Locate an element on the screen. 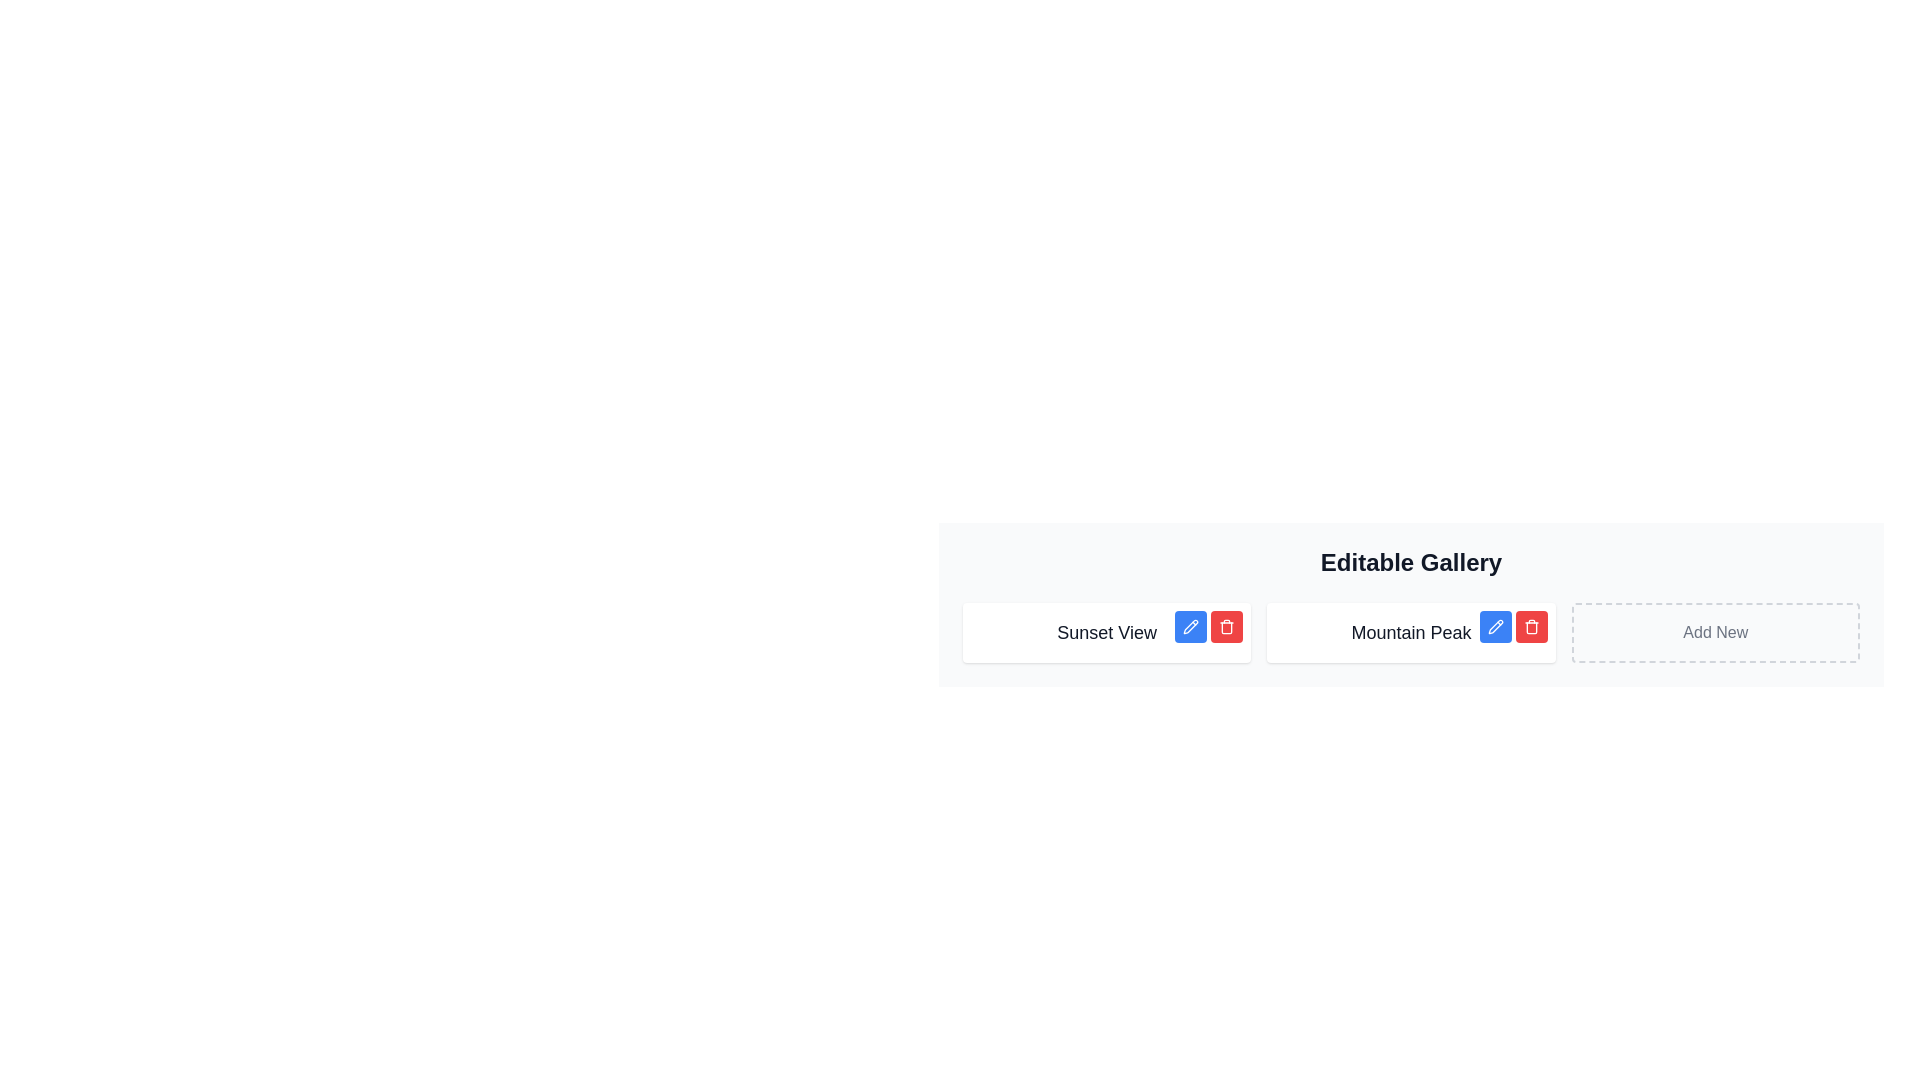  the trash can icon styled as a button, which is located to the right of the 'Mountain Peak' text in the 'Editable Gallery' section is located at coordinates (1226, 626).